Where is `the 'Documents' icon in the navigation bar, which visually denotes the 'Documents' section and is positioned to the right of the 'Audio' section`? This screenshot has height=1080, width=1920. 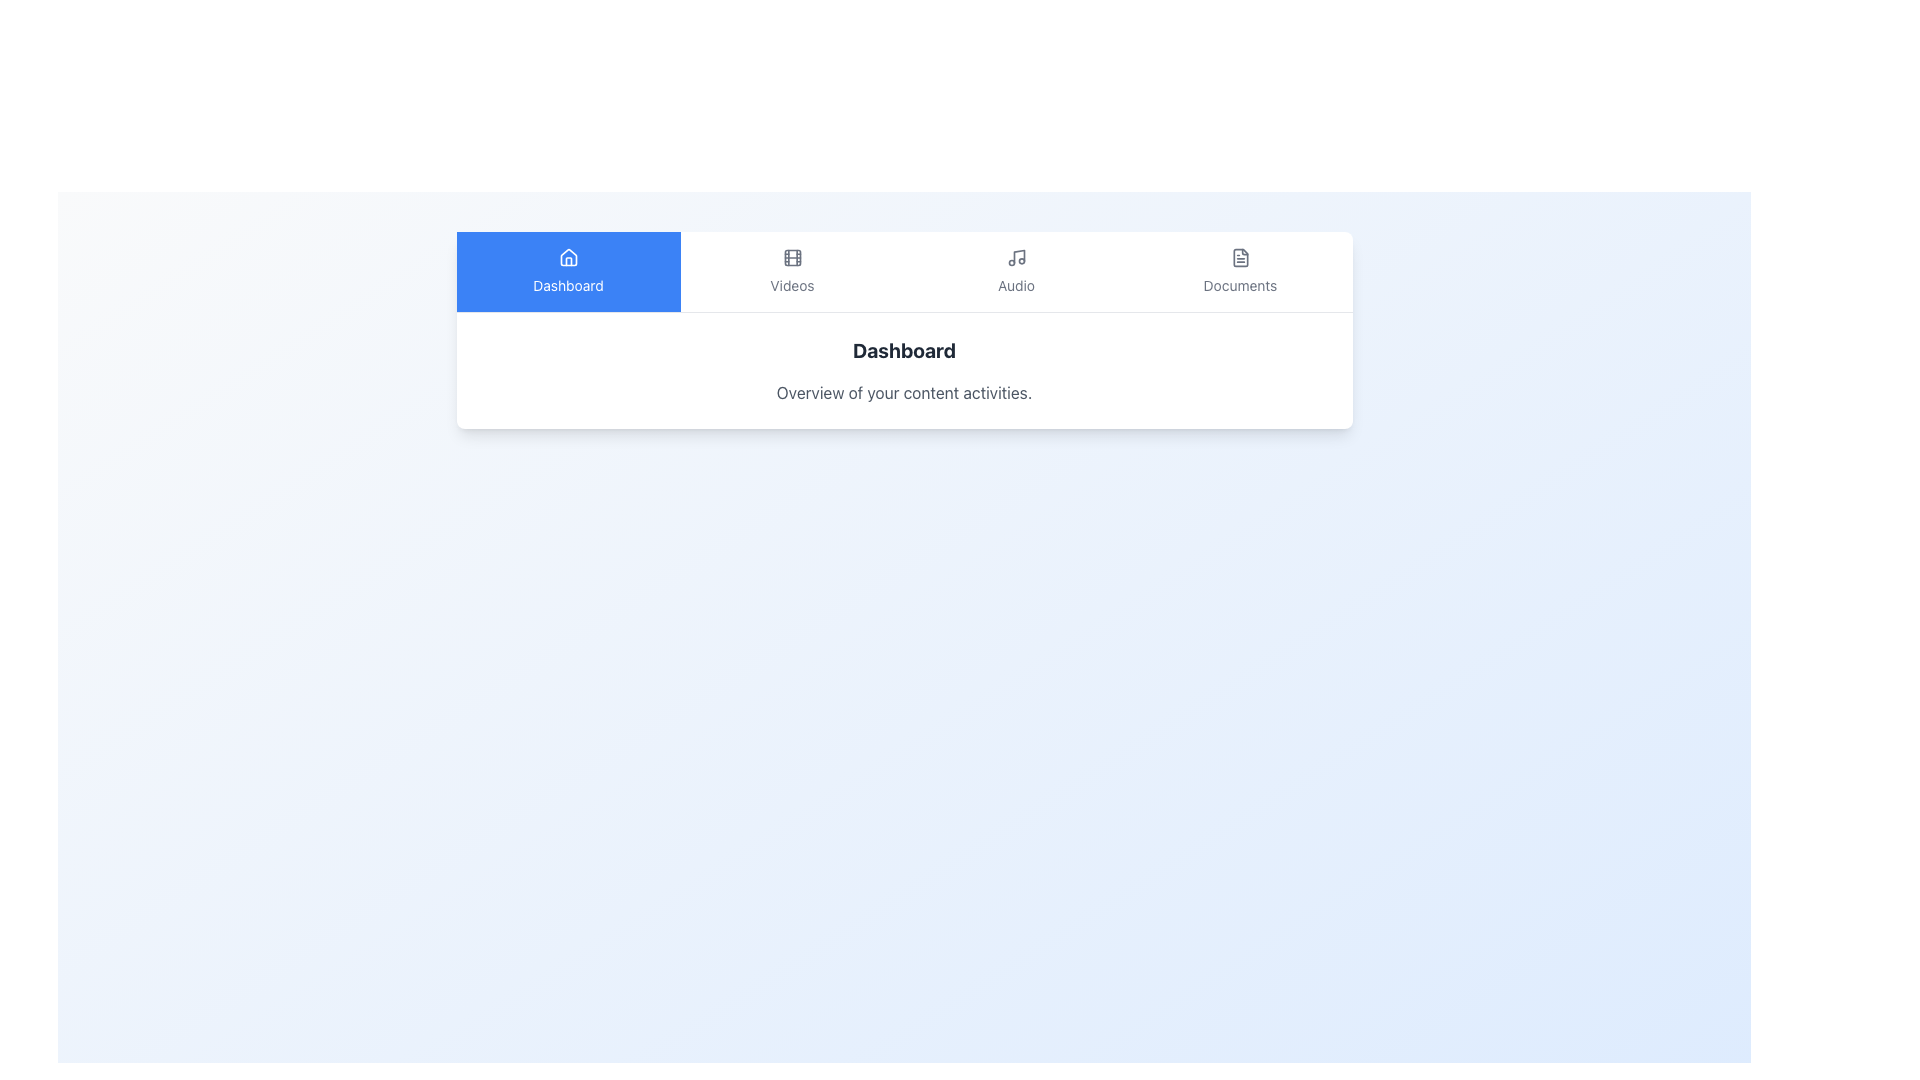 the 'Documents' icon in the navigation bar, which visually denotes the 'Documents' section and is positioned to the right of the 'Audio' section is located at coordinates (1239, 257).